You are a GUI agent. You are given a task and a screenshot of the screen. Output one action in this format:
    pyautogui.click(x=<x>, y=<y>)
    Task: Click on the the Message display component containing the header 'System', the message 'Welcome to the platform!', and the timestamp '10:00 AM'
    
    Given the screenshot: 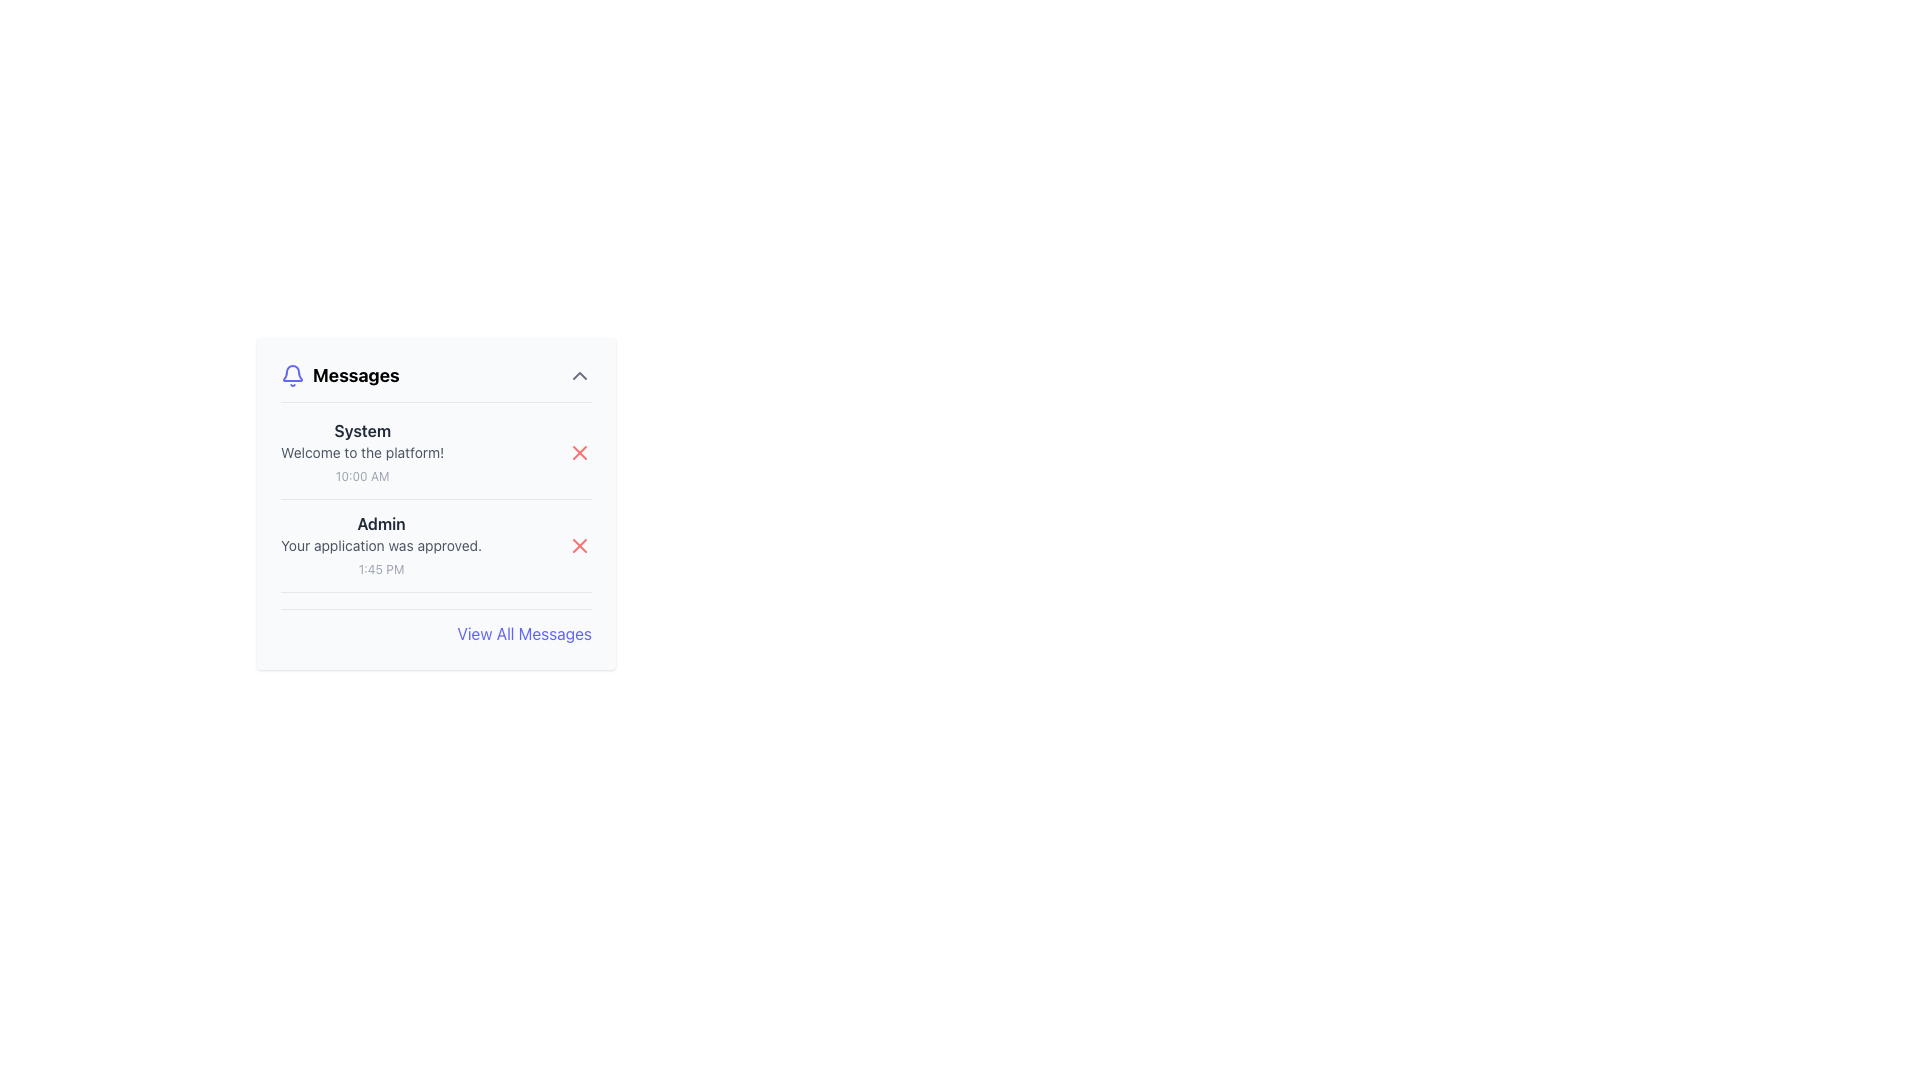 What is the action you would take?
    pyautogui.click(x=362, y=452)
    